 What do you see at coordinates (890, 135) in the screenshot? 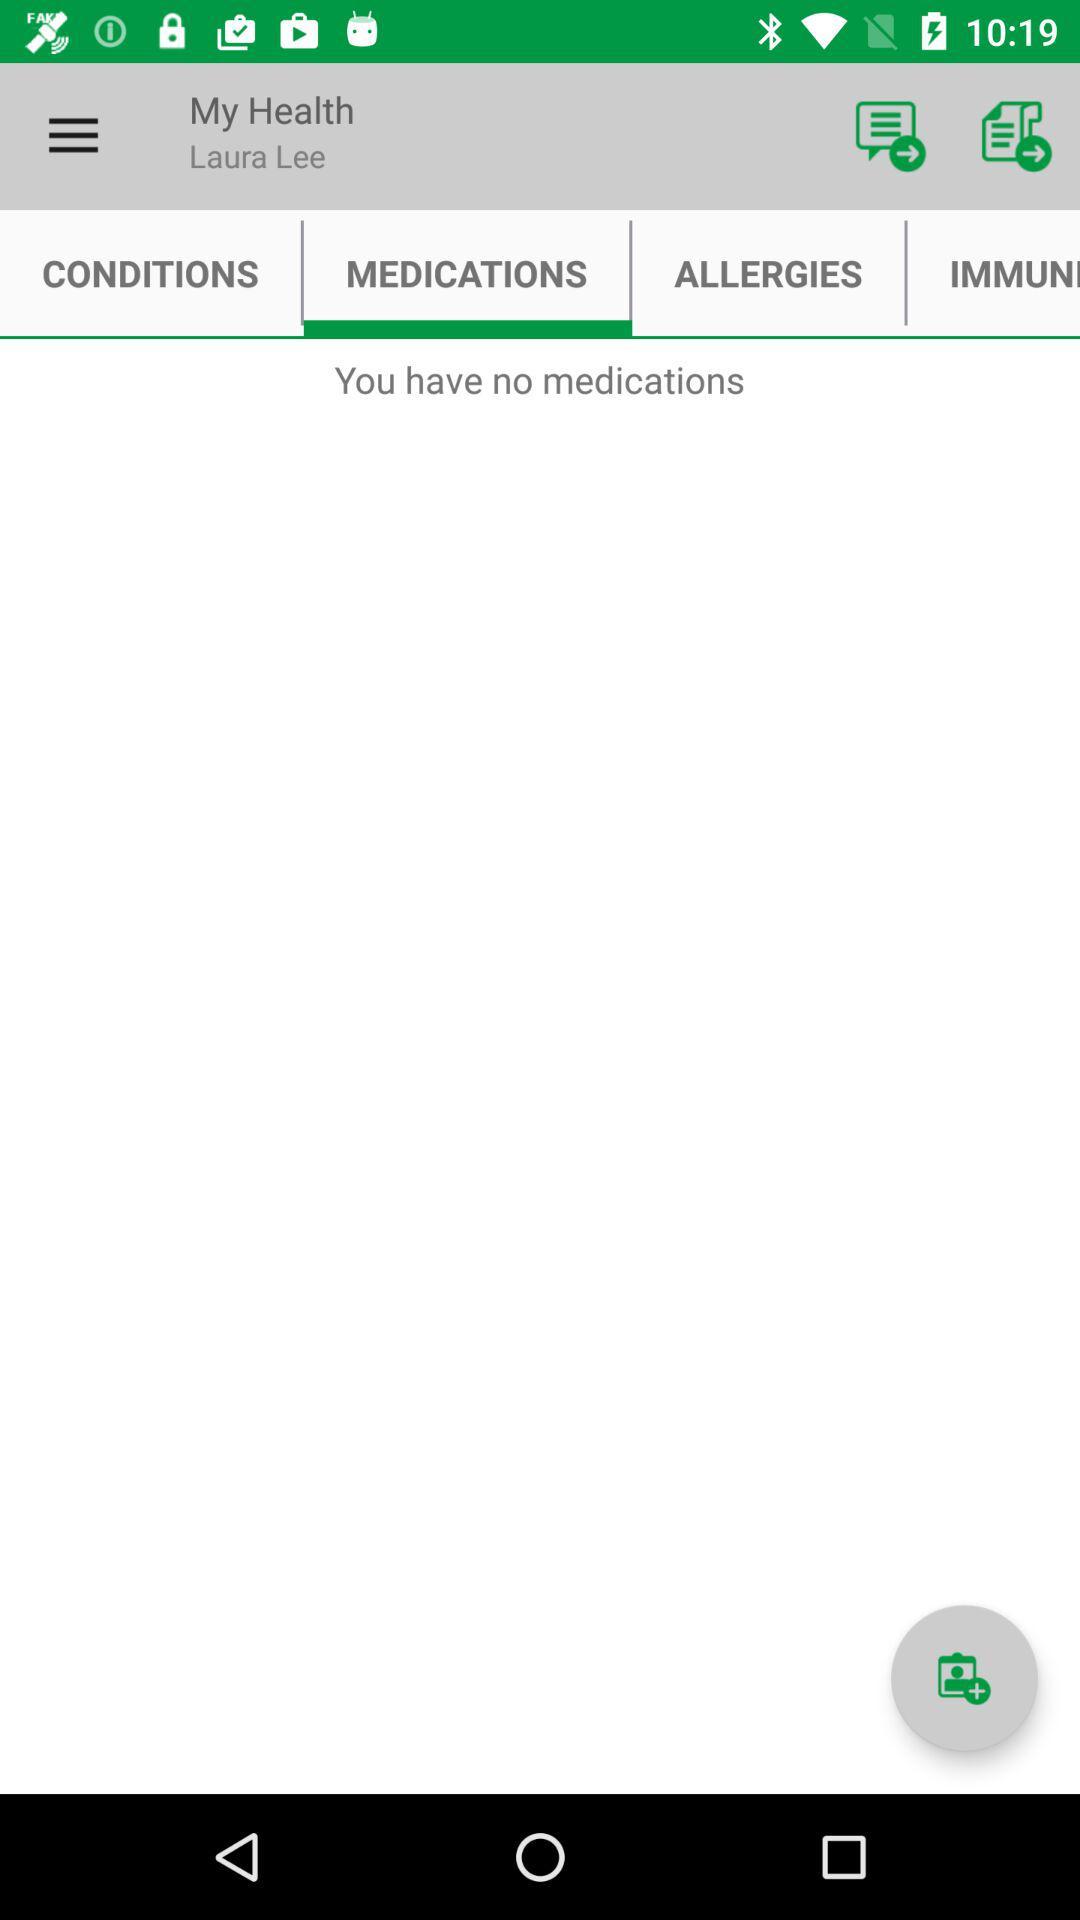
I see `item above the allergies item` at bounding box center [890, 135].